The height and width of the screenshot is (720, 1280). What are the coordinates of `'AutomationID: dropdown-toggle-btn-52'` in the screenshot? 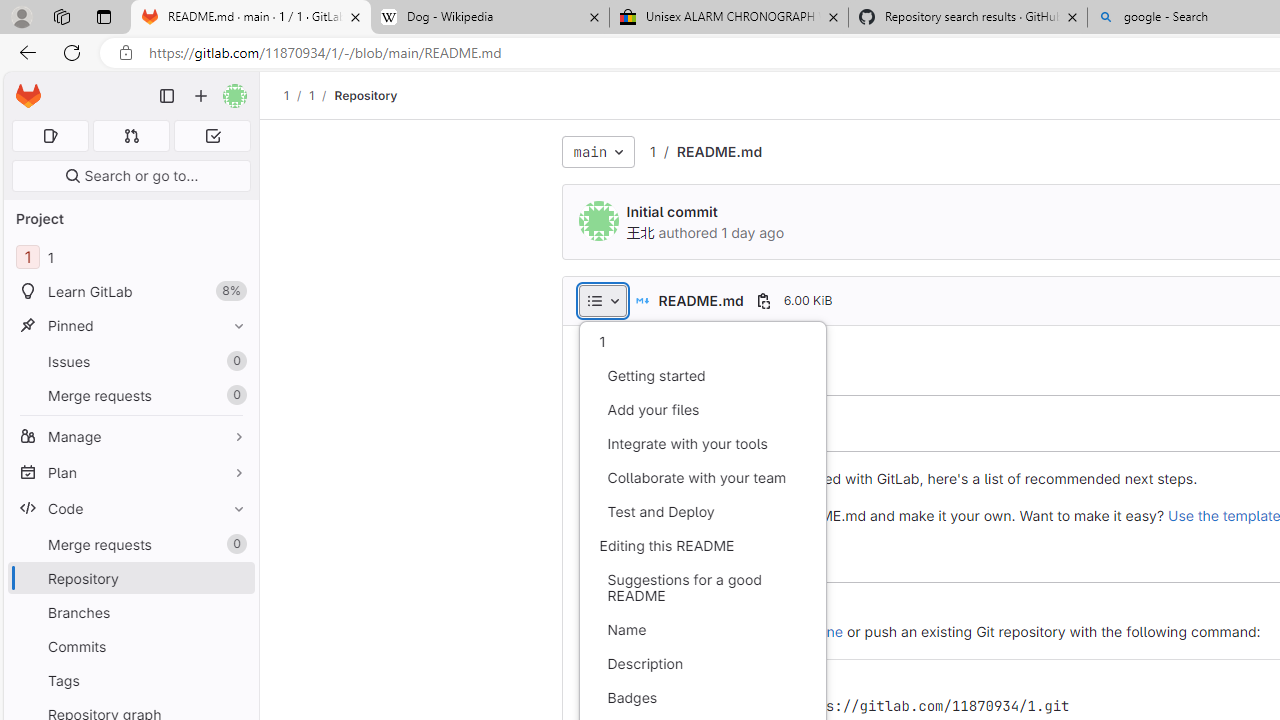 It's located at (601, 300).